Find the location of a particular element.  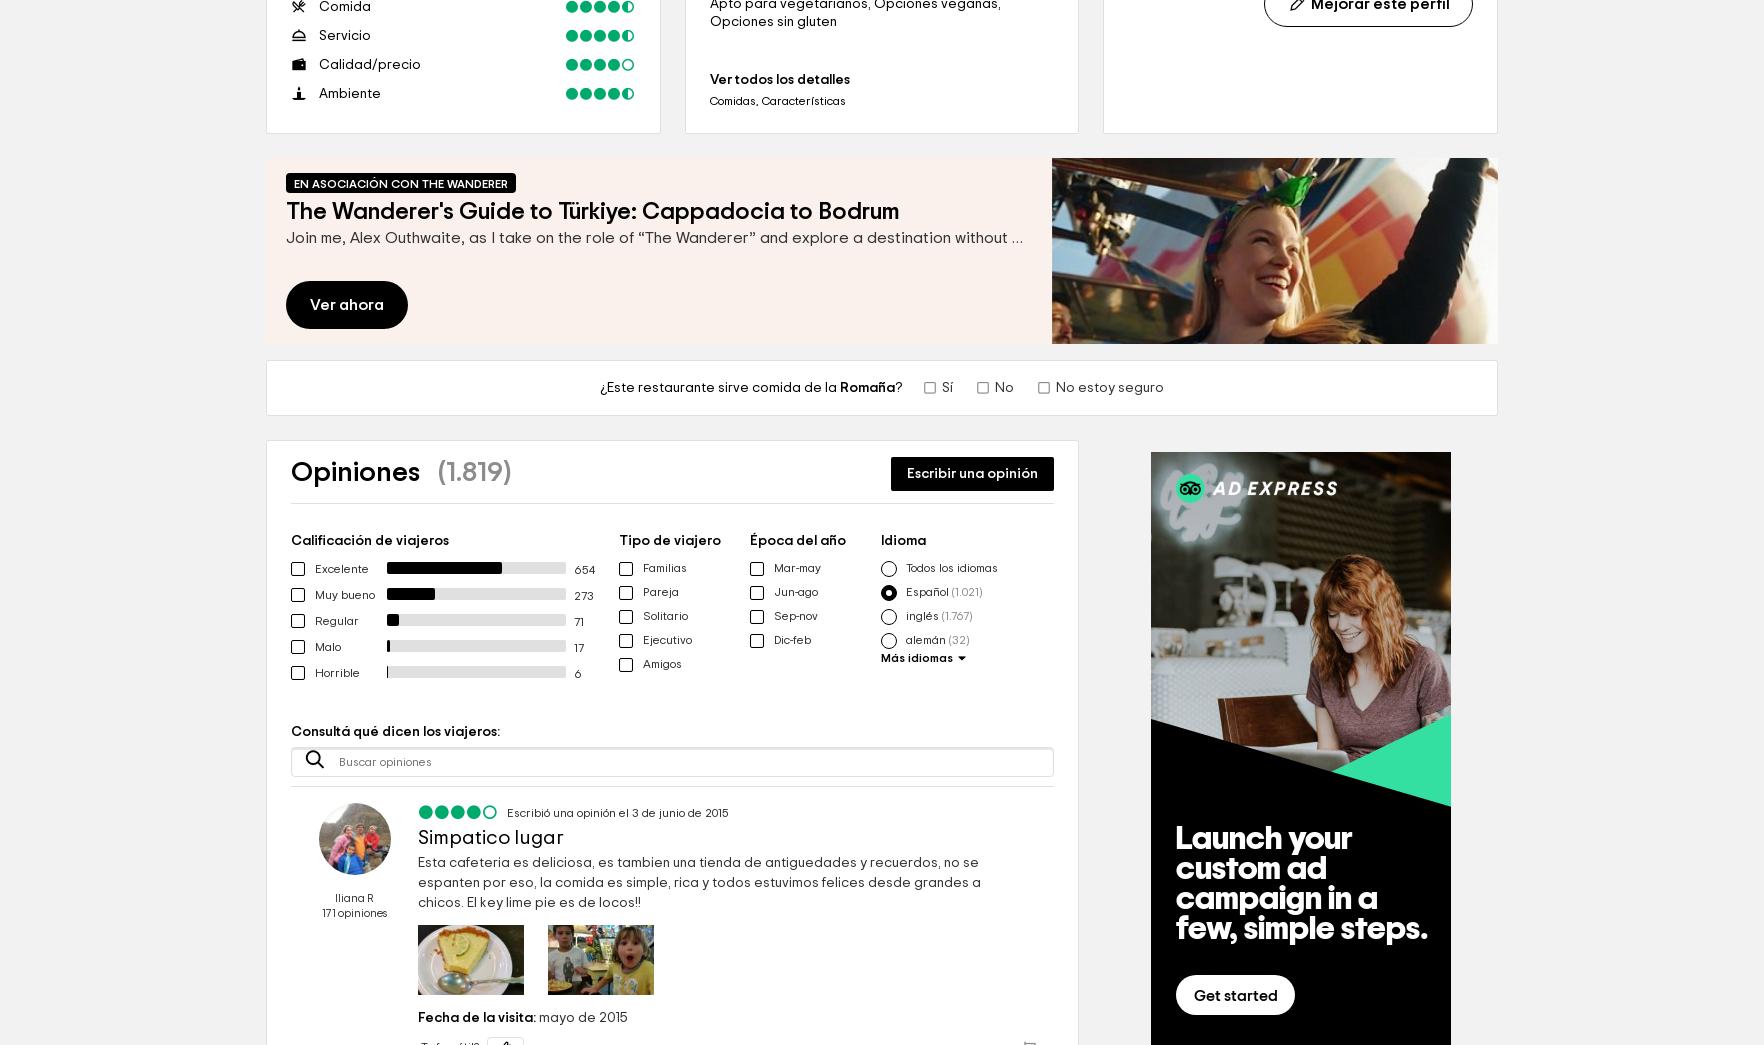

'(1.021)' is located at coordinates (967, 590).